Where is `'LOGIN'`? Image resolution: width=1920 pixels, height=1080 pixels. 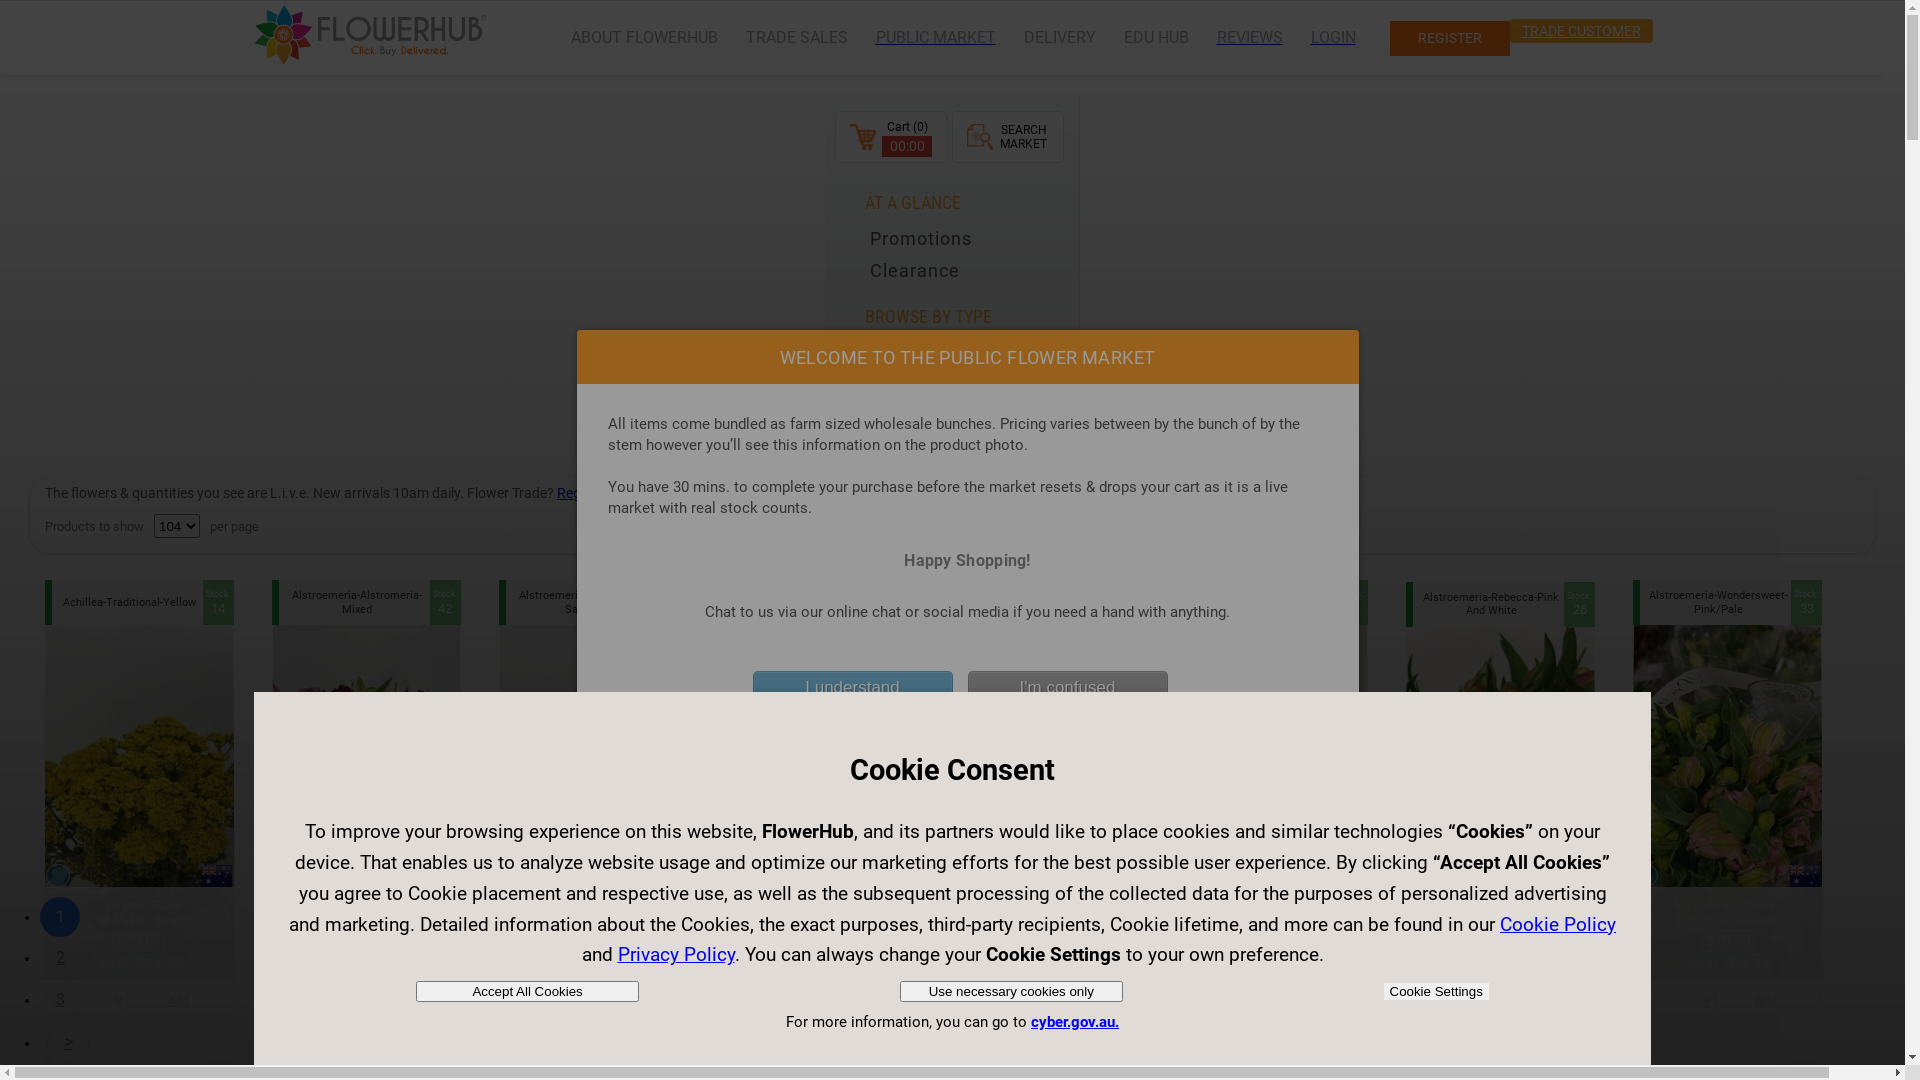
'LOGIN' is located at coordinates (1332, 38).